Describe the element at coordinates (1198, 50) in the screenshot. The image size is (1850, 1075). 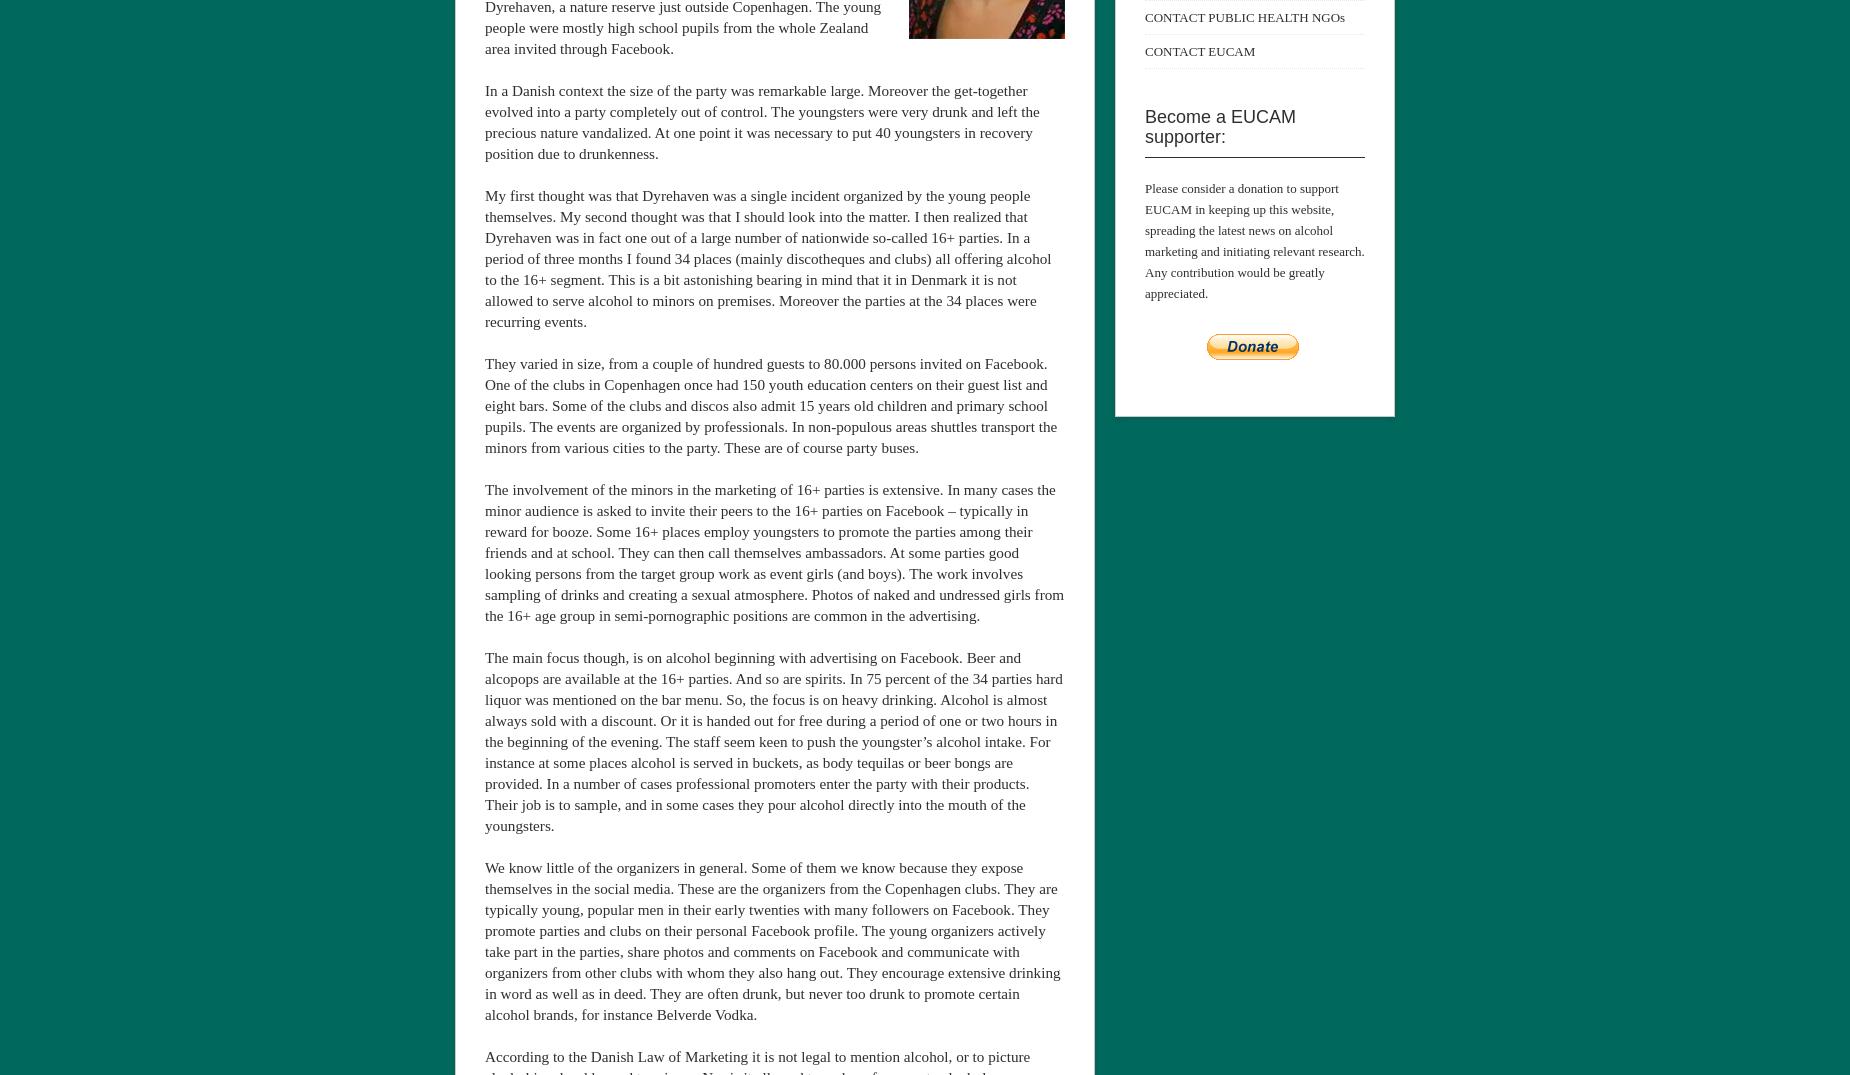
I see `'CONTACT EUCAM'` at that location.